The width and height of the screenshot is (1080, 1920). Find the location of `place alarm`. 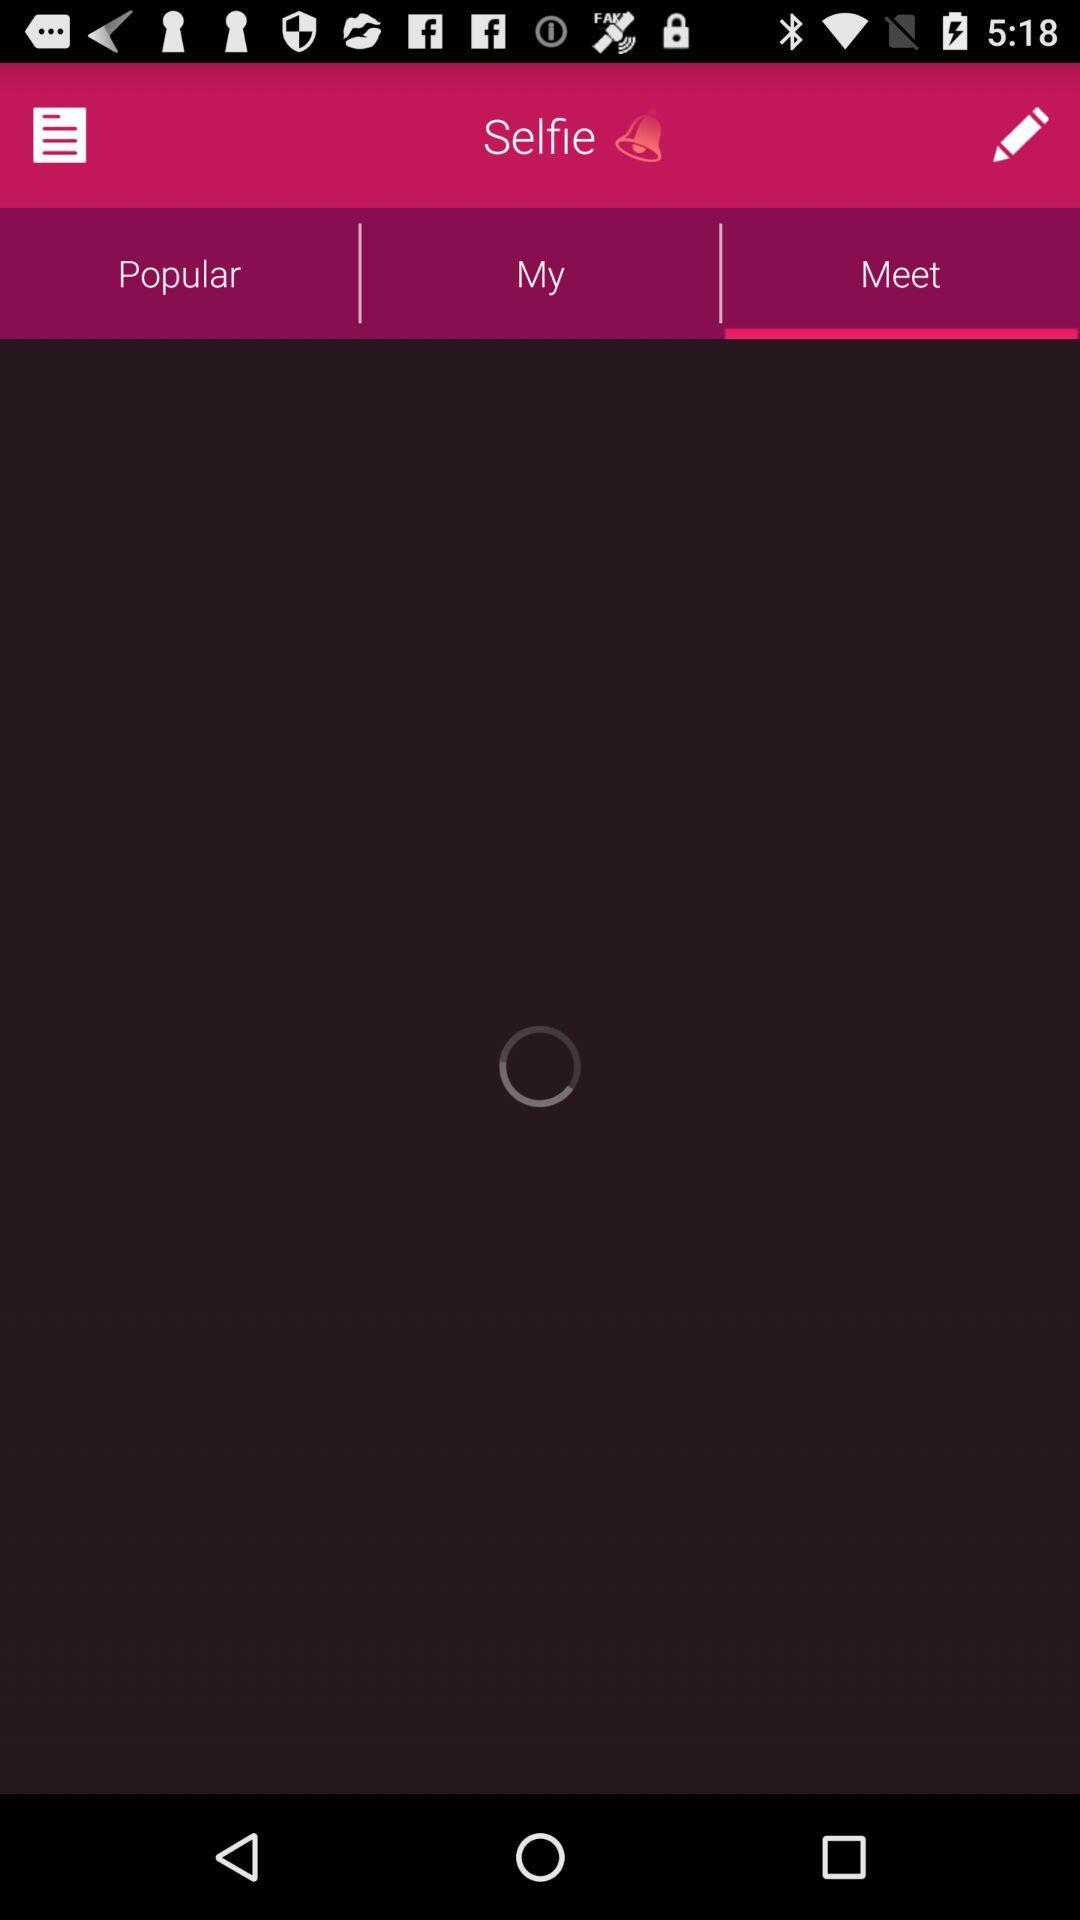

place alarm is located at coordinates (646, 134).